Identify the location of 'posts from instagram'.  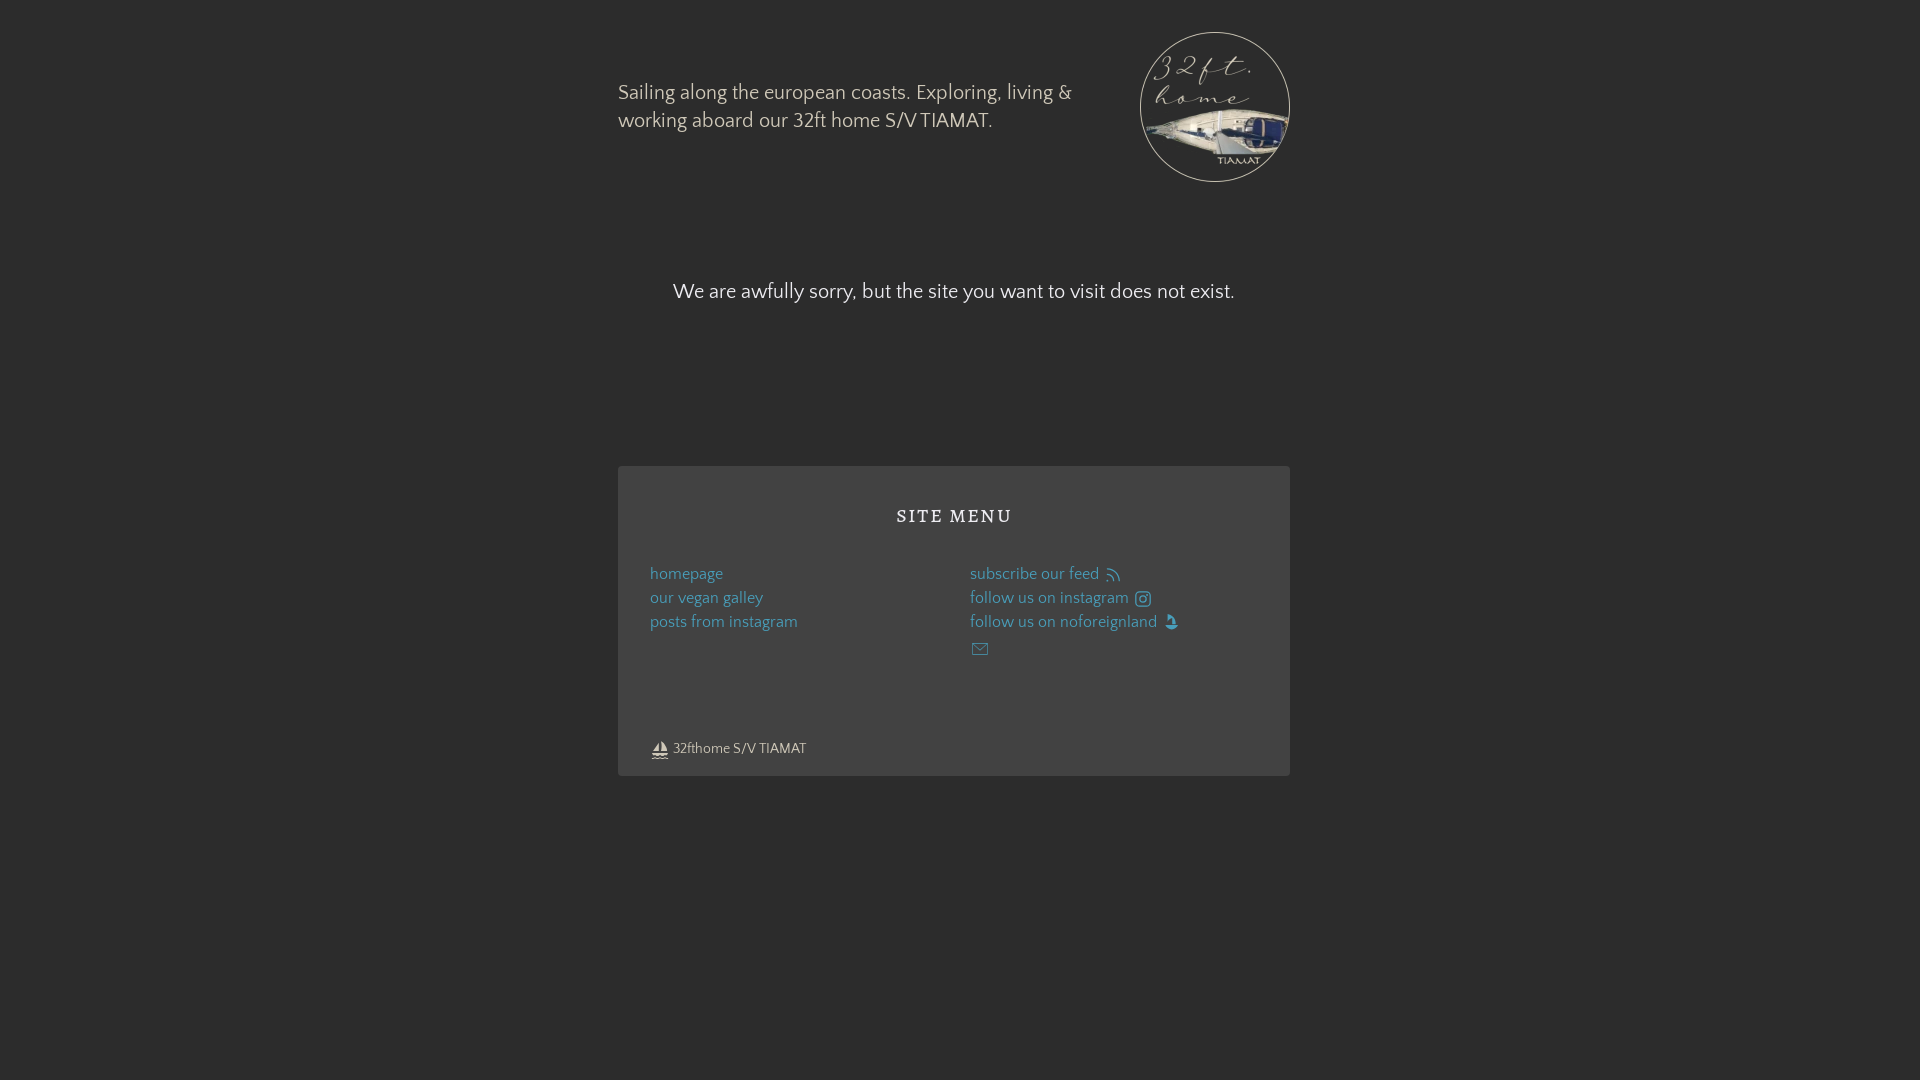
(649, 620).